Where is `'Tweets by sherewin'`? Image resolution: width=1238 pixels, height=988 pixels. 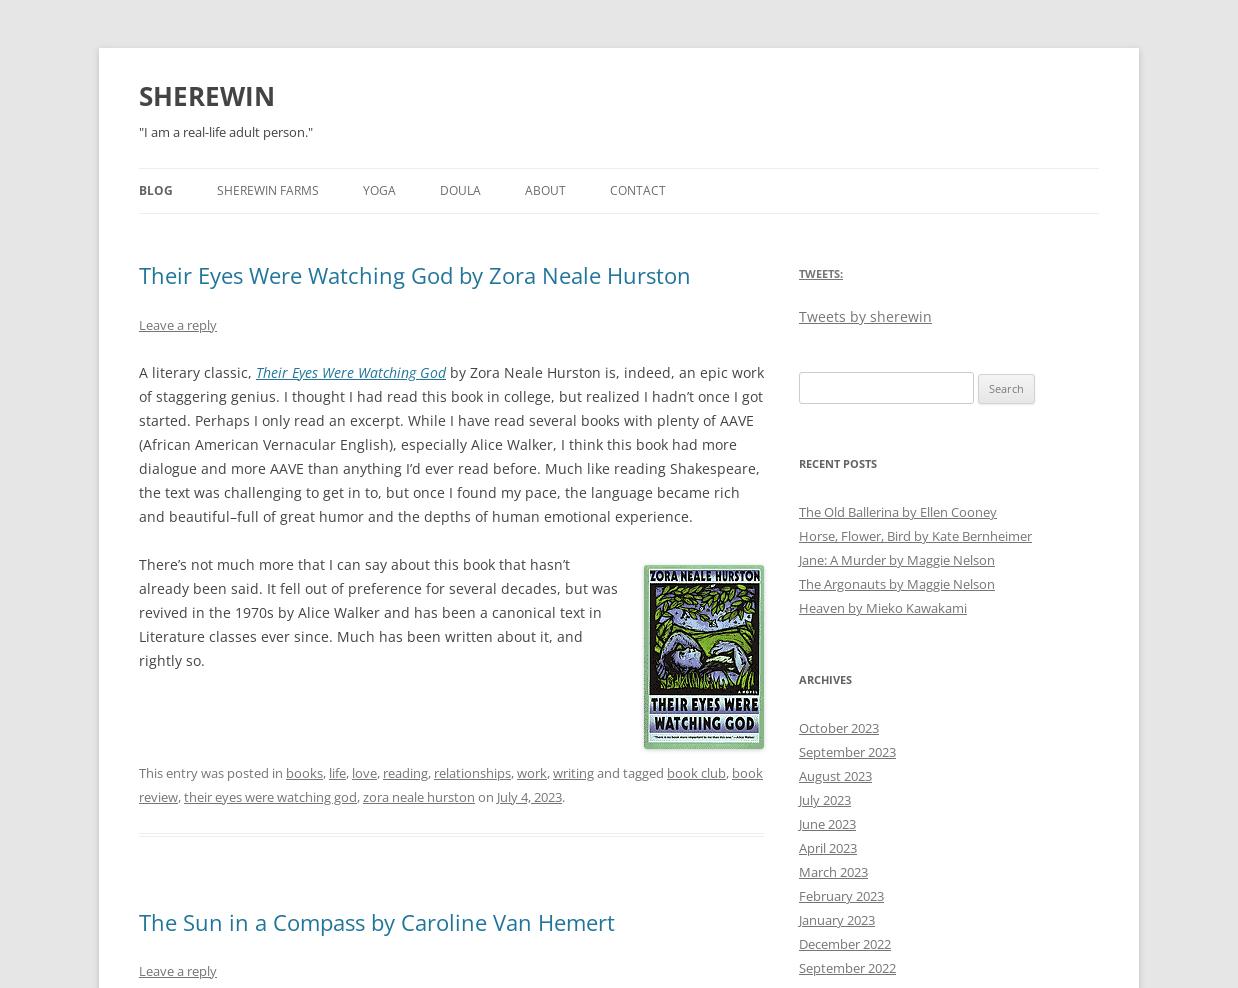 'Tweets by sherewin' is located at coordinates (799, 316).